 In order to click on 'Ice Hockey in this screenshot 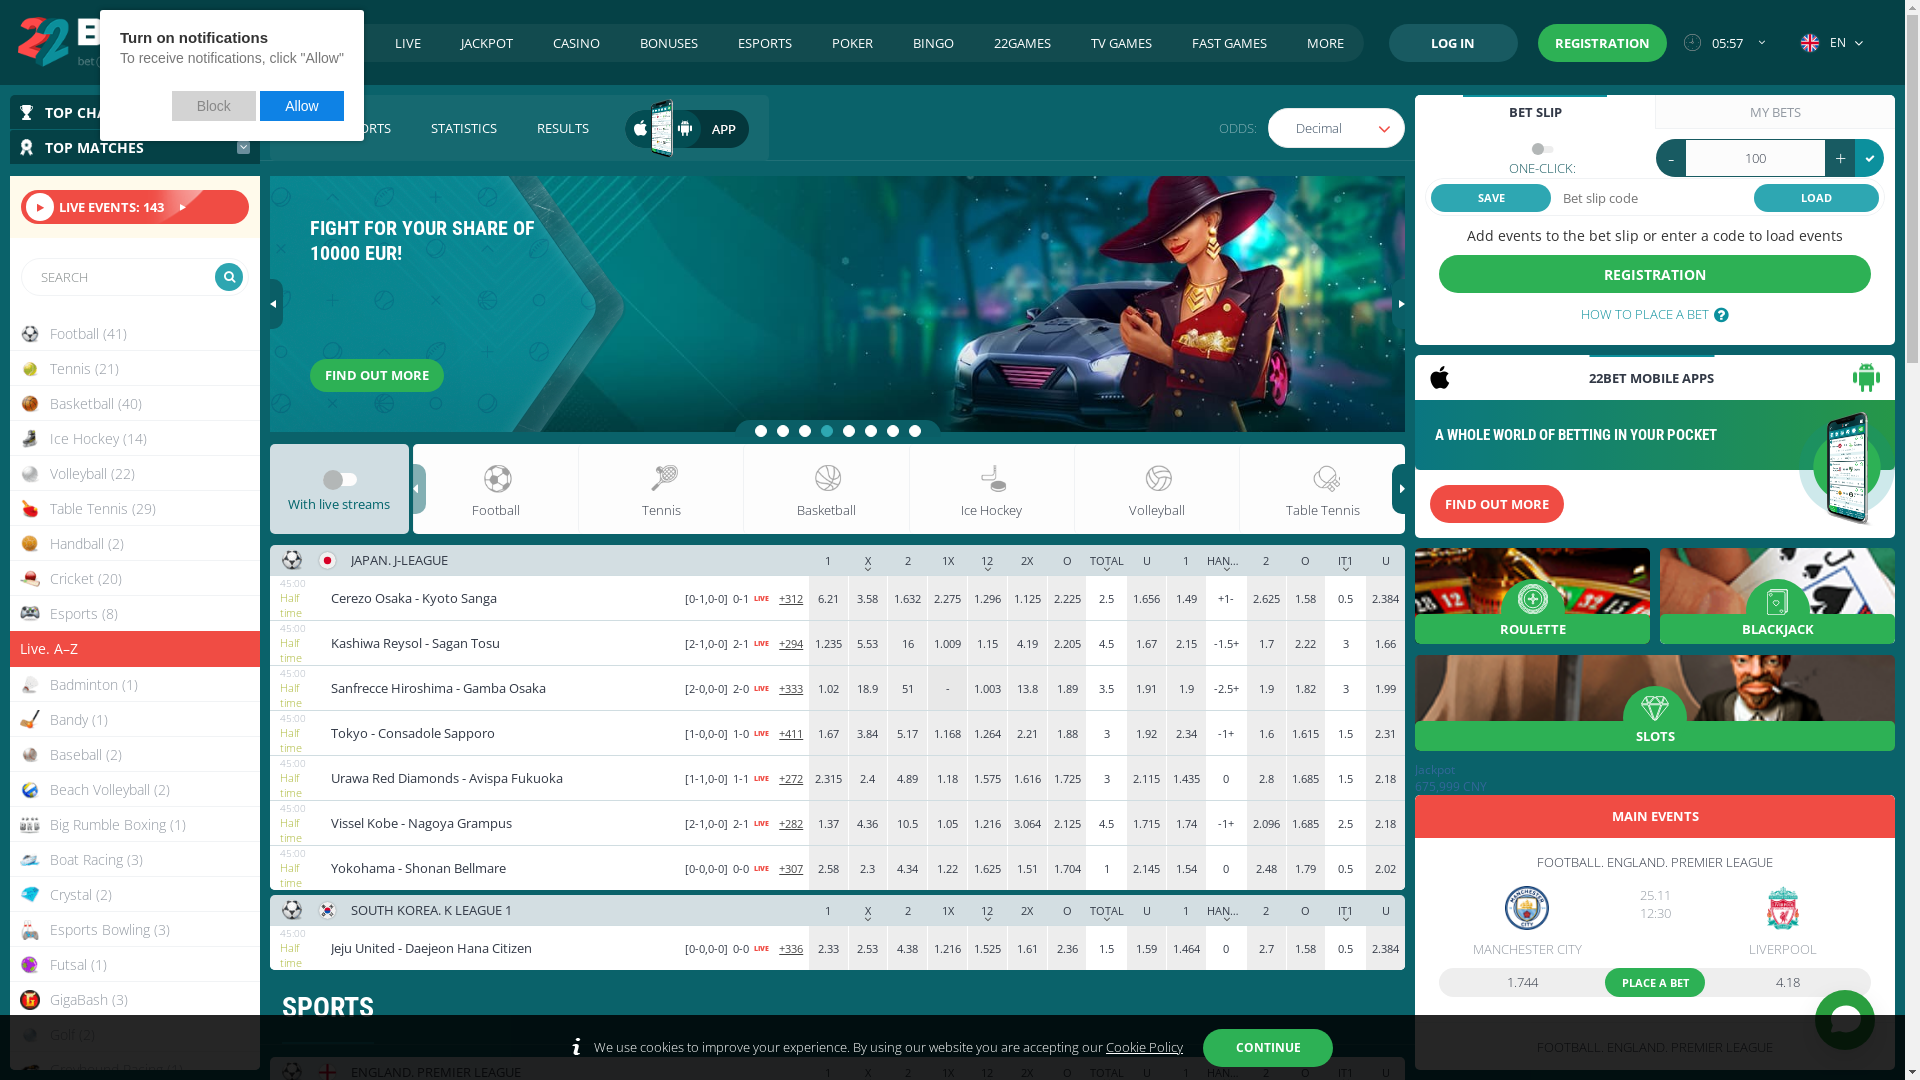, I will do `click(133, 437)`.